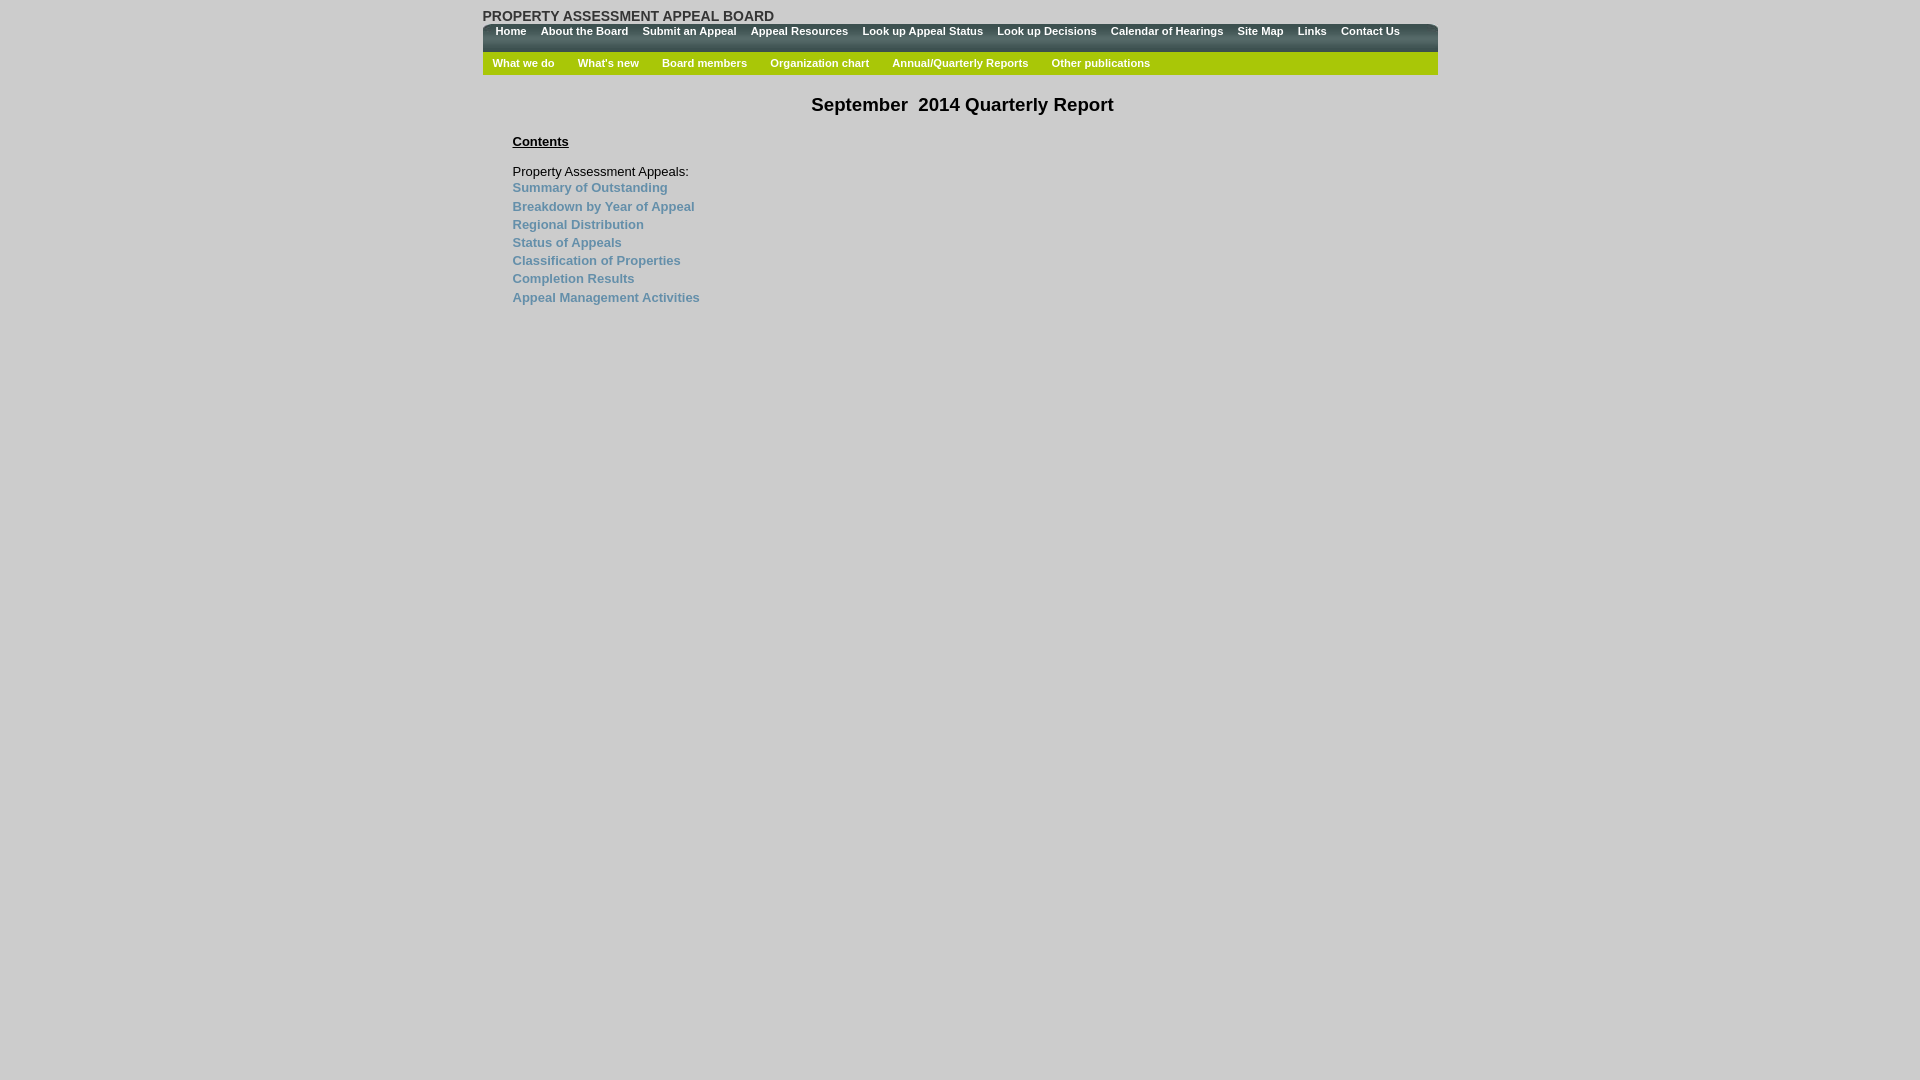  Describe the element at coordinates (960, 61) in the screenshot. I see `'Annual/Quarterly Reports'` at that location.